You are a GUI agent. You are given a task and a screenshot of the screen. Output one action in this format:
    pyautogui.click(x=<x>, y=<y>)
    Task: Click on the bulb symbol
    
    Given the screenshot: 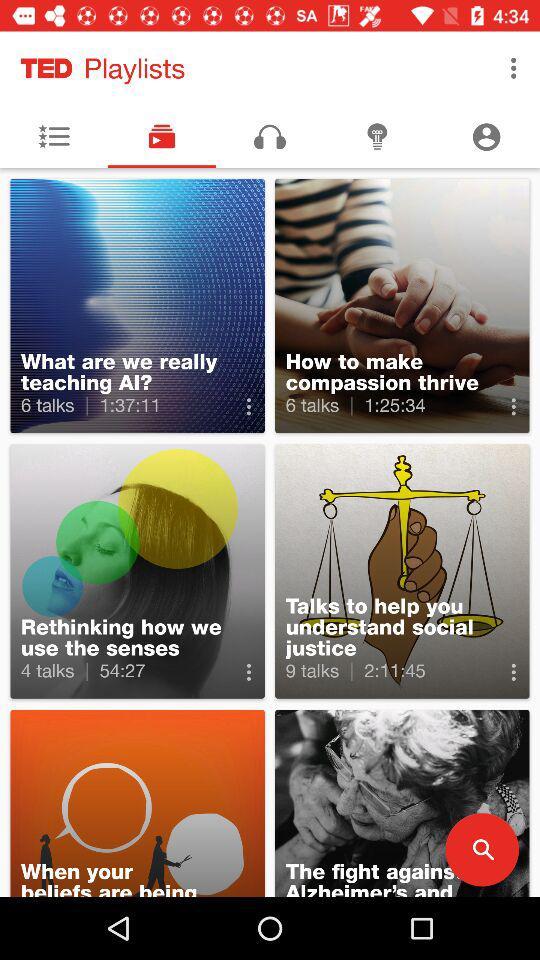 What is the action you would take?
    pyautogui.click(x=378, y=135)
    